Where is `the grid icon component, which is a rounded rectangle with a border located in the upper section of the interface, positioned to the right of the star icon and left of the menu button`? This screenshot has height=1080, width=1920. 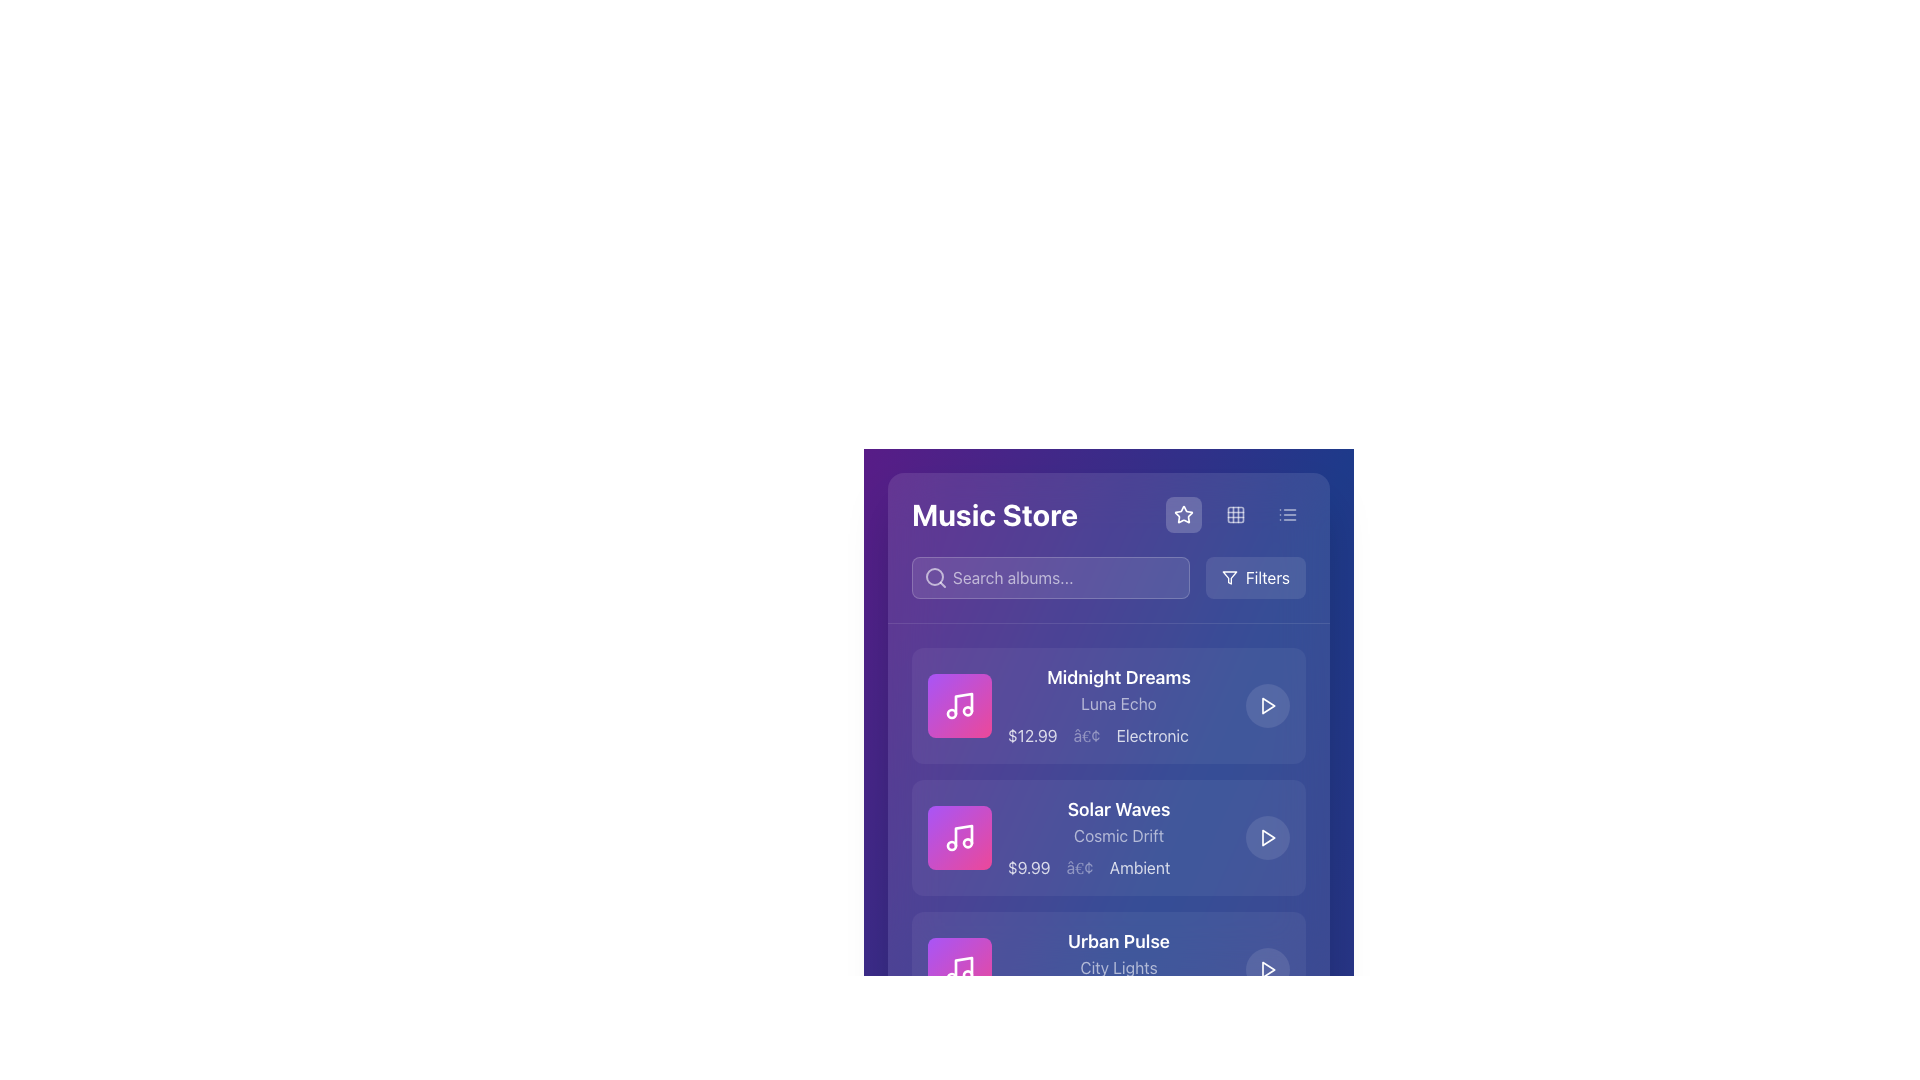
the grid icon component, which is a rounded rectangle with a border located in the upper section of the interface, positioned to the right of the star icon and left of the menu button is located at coordinates (1235, 514).